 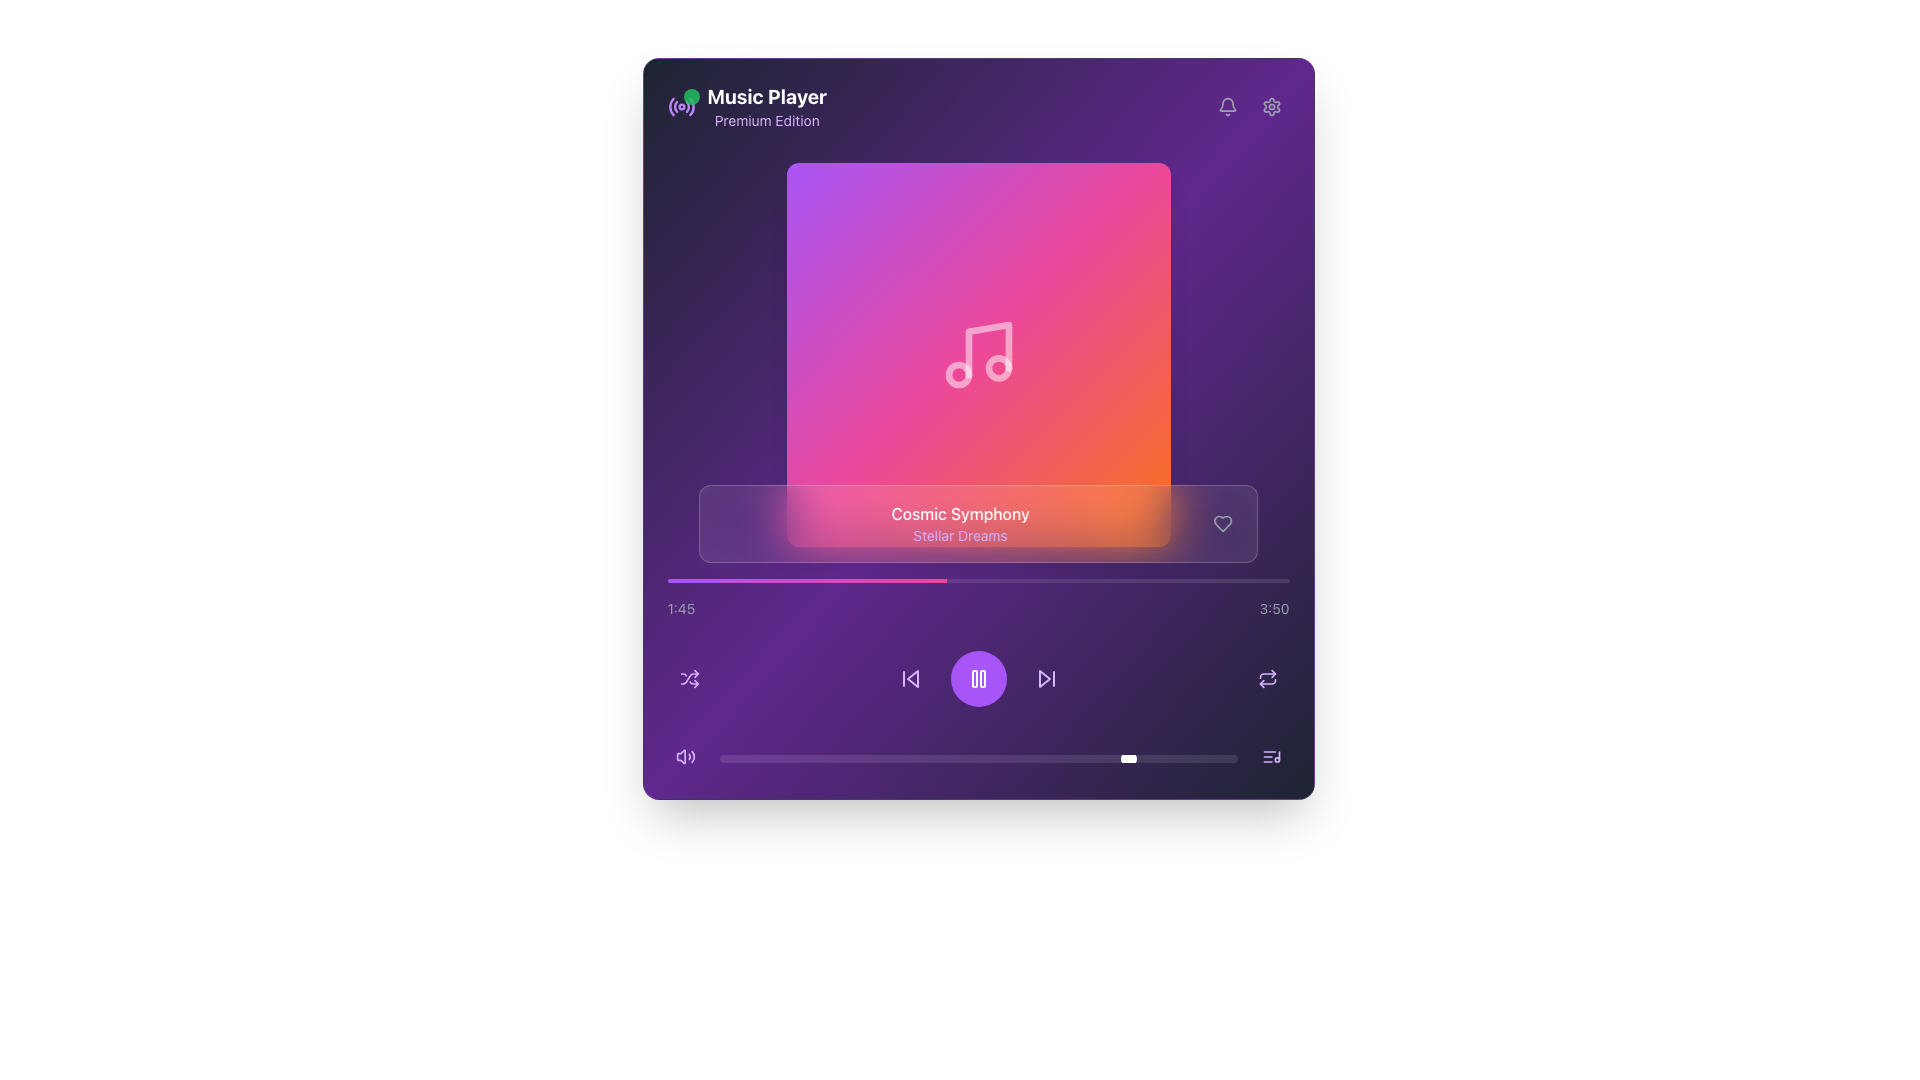 I want to click on the bell-shaped icon located in the top-right corner of the music player interface, so click(x=1226, y=107).